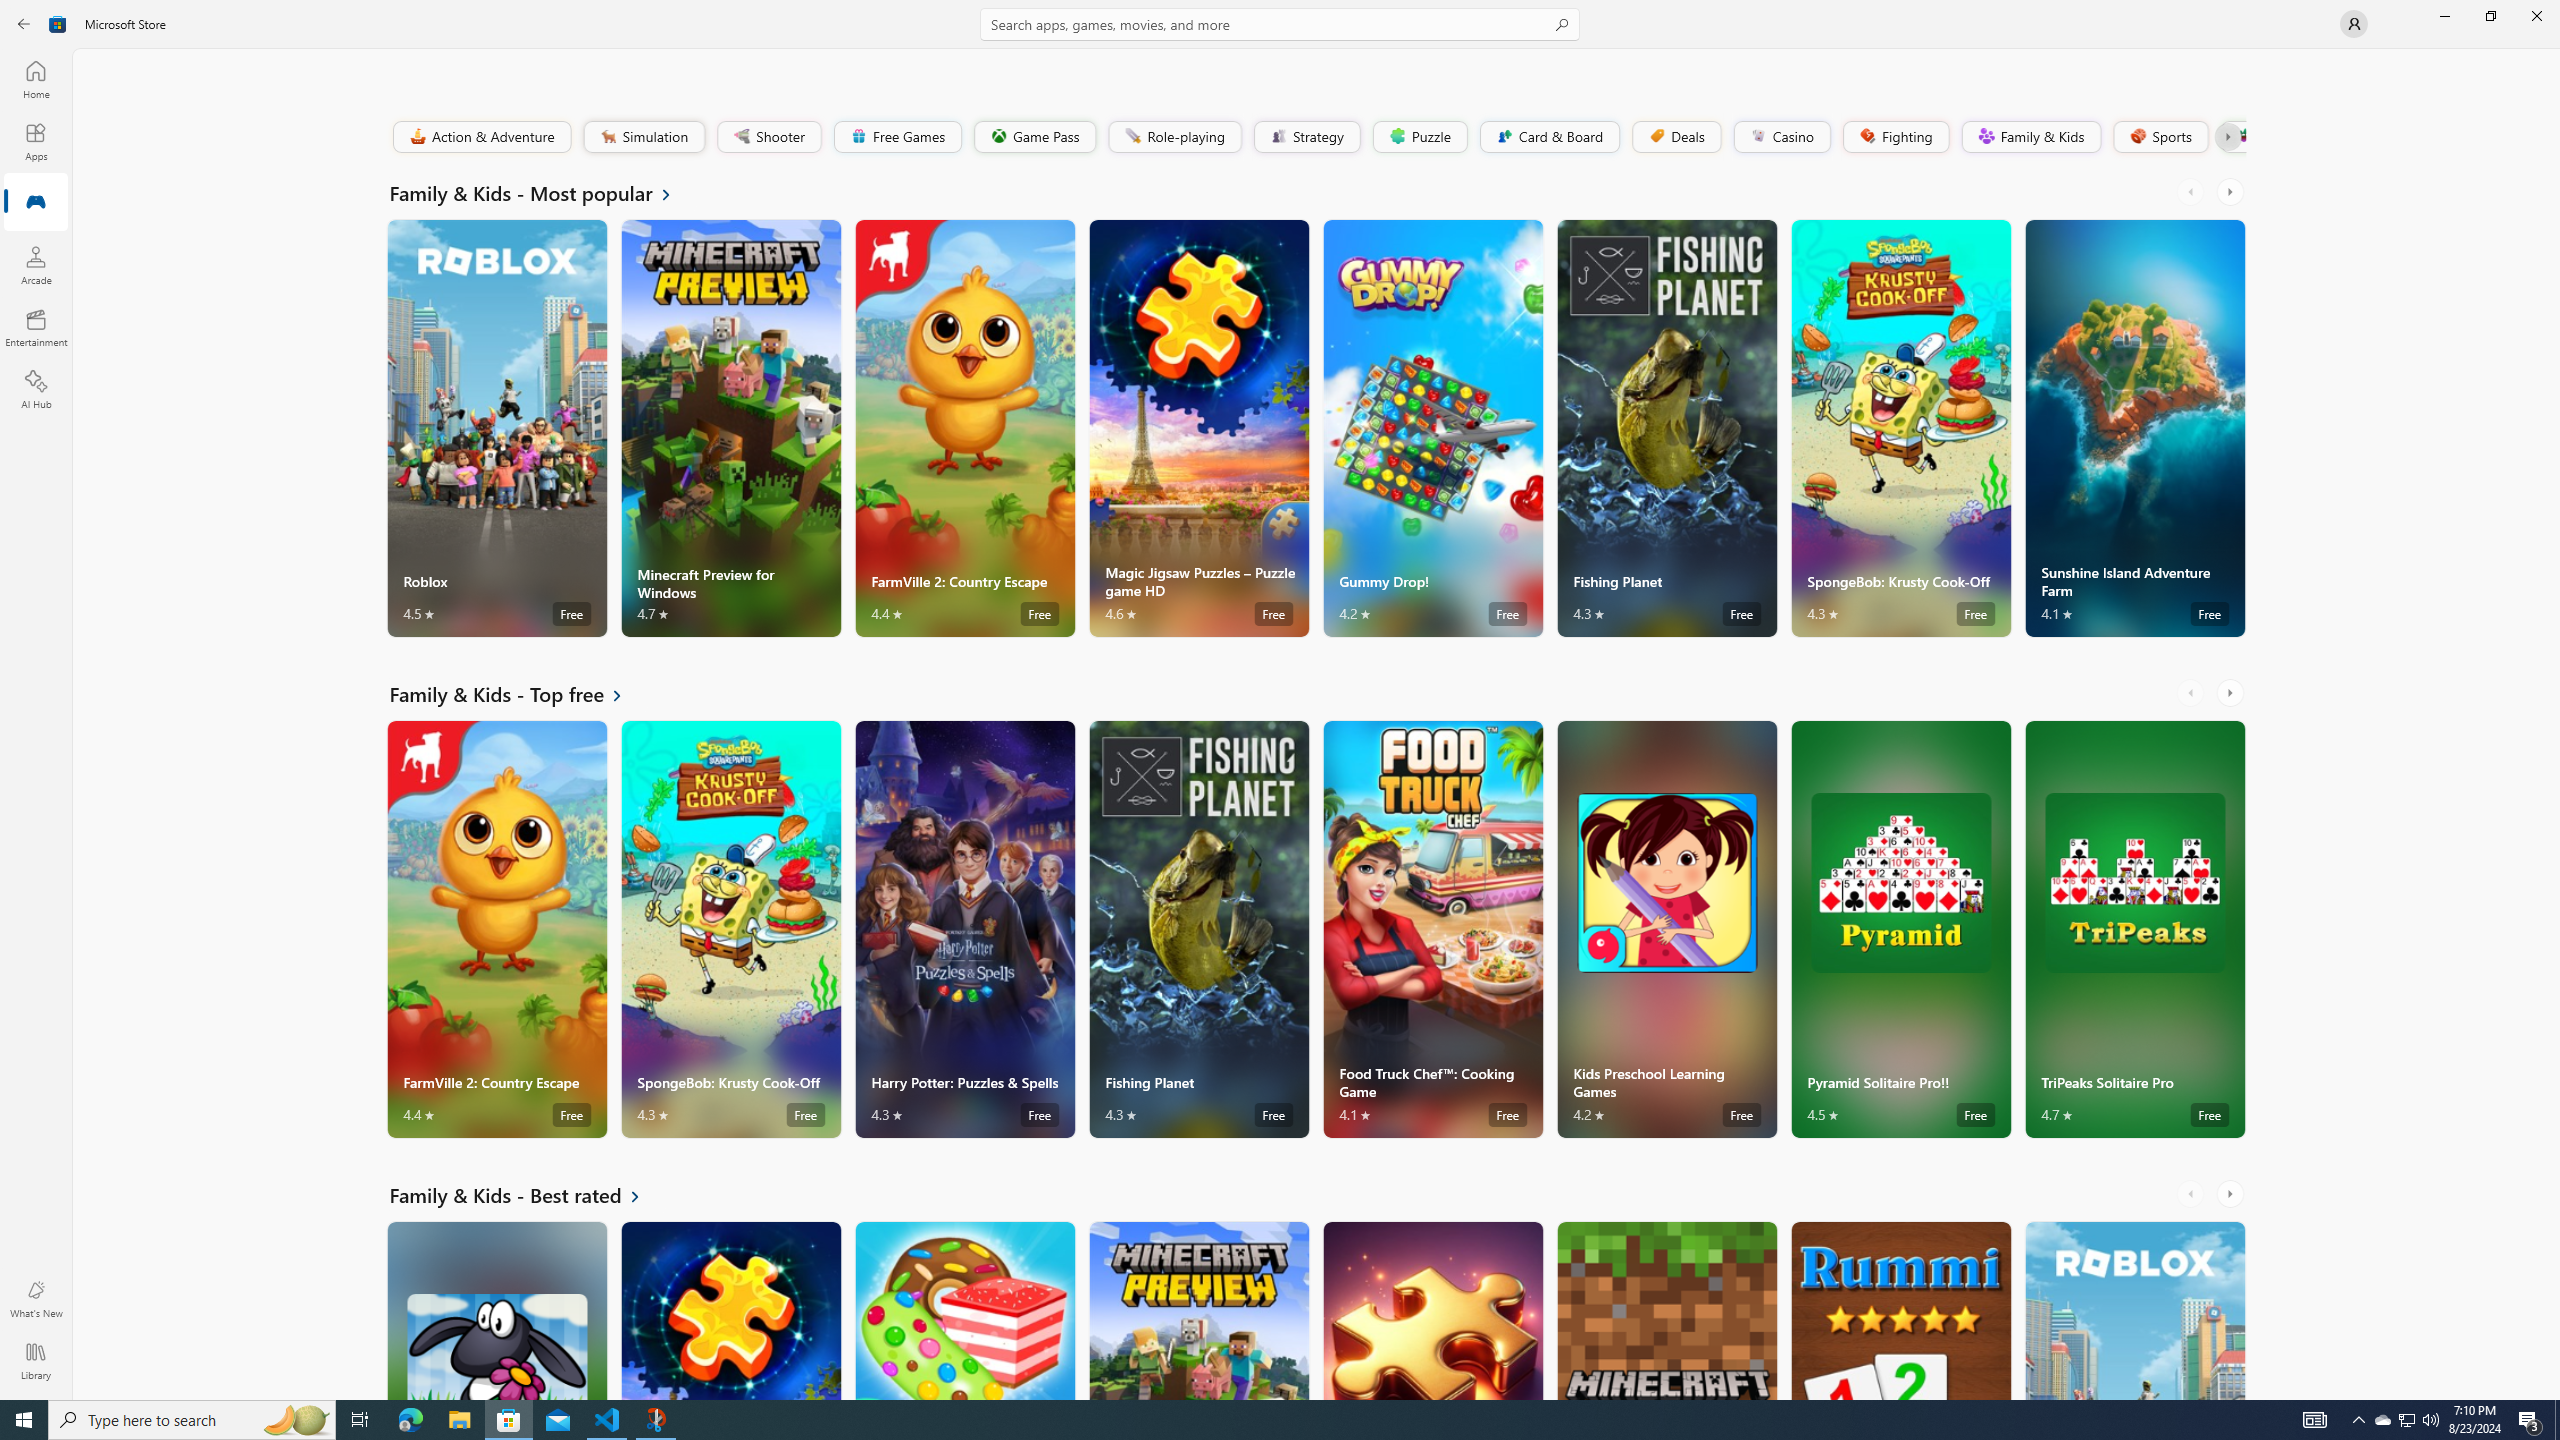  What do you see at coordinates (2226, 135) in the screenshot?
I see `'Class: Button'` at bounding box center [2226, 135].